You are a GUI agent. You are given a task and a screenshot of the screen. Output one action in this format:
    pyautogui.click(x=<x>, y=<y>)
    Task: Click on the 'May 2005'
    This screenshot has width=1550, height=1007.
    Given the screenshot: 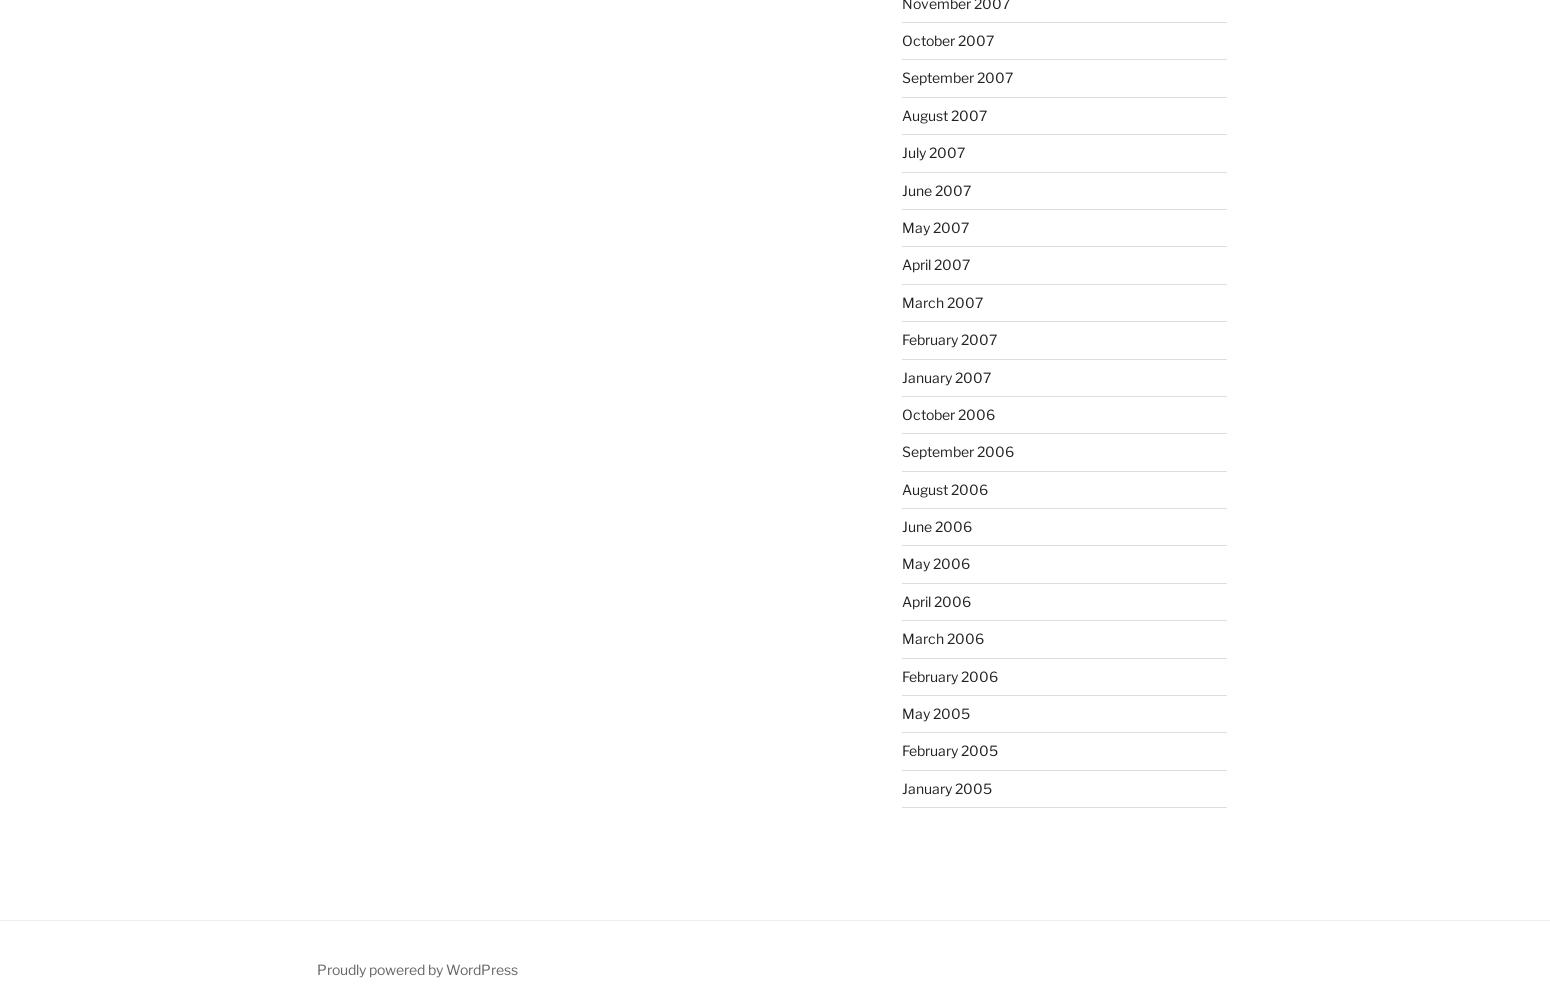 What is the action you would take?
    pyautogui.click(x=933, y=712)
    